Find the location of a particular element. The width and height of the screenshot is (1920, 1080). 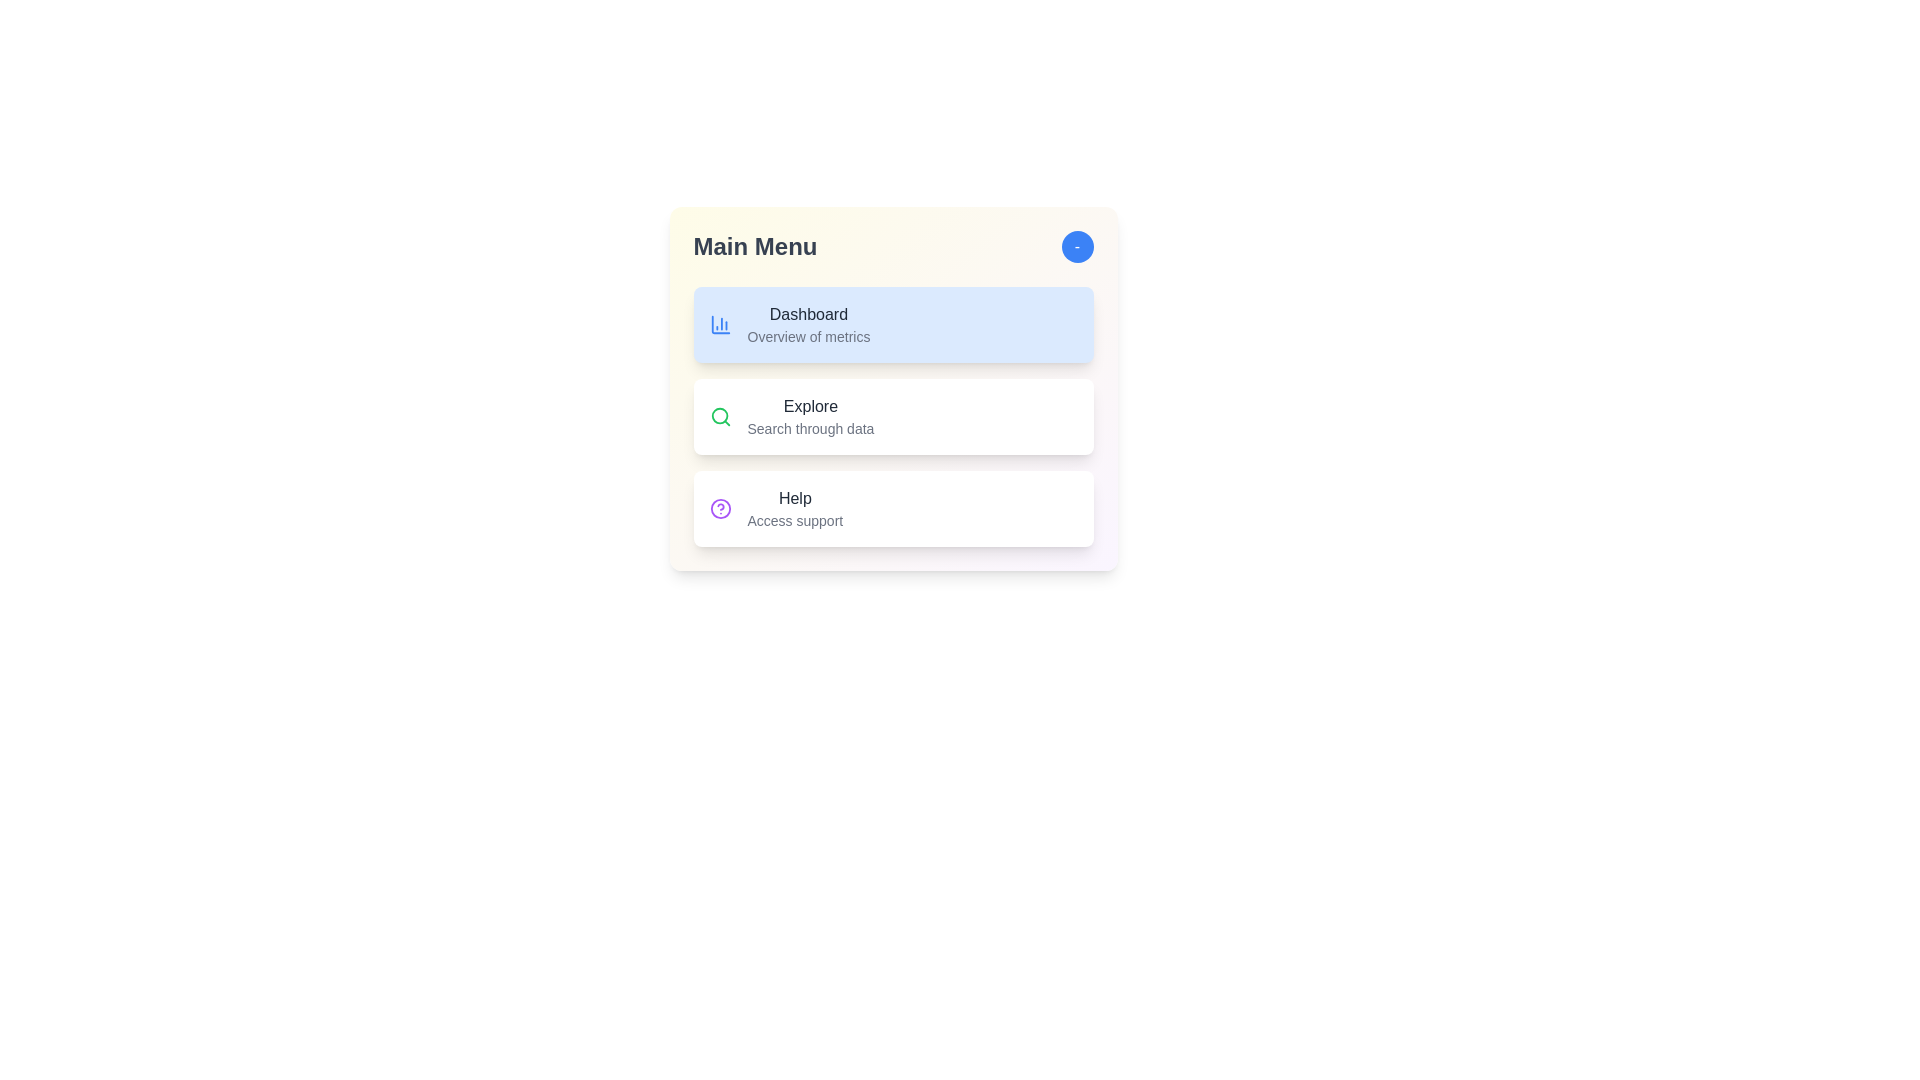

the toggle button to toggle the menu visibility is located at coordinates (1076, 245).